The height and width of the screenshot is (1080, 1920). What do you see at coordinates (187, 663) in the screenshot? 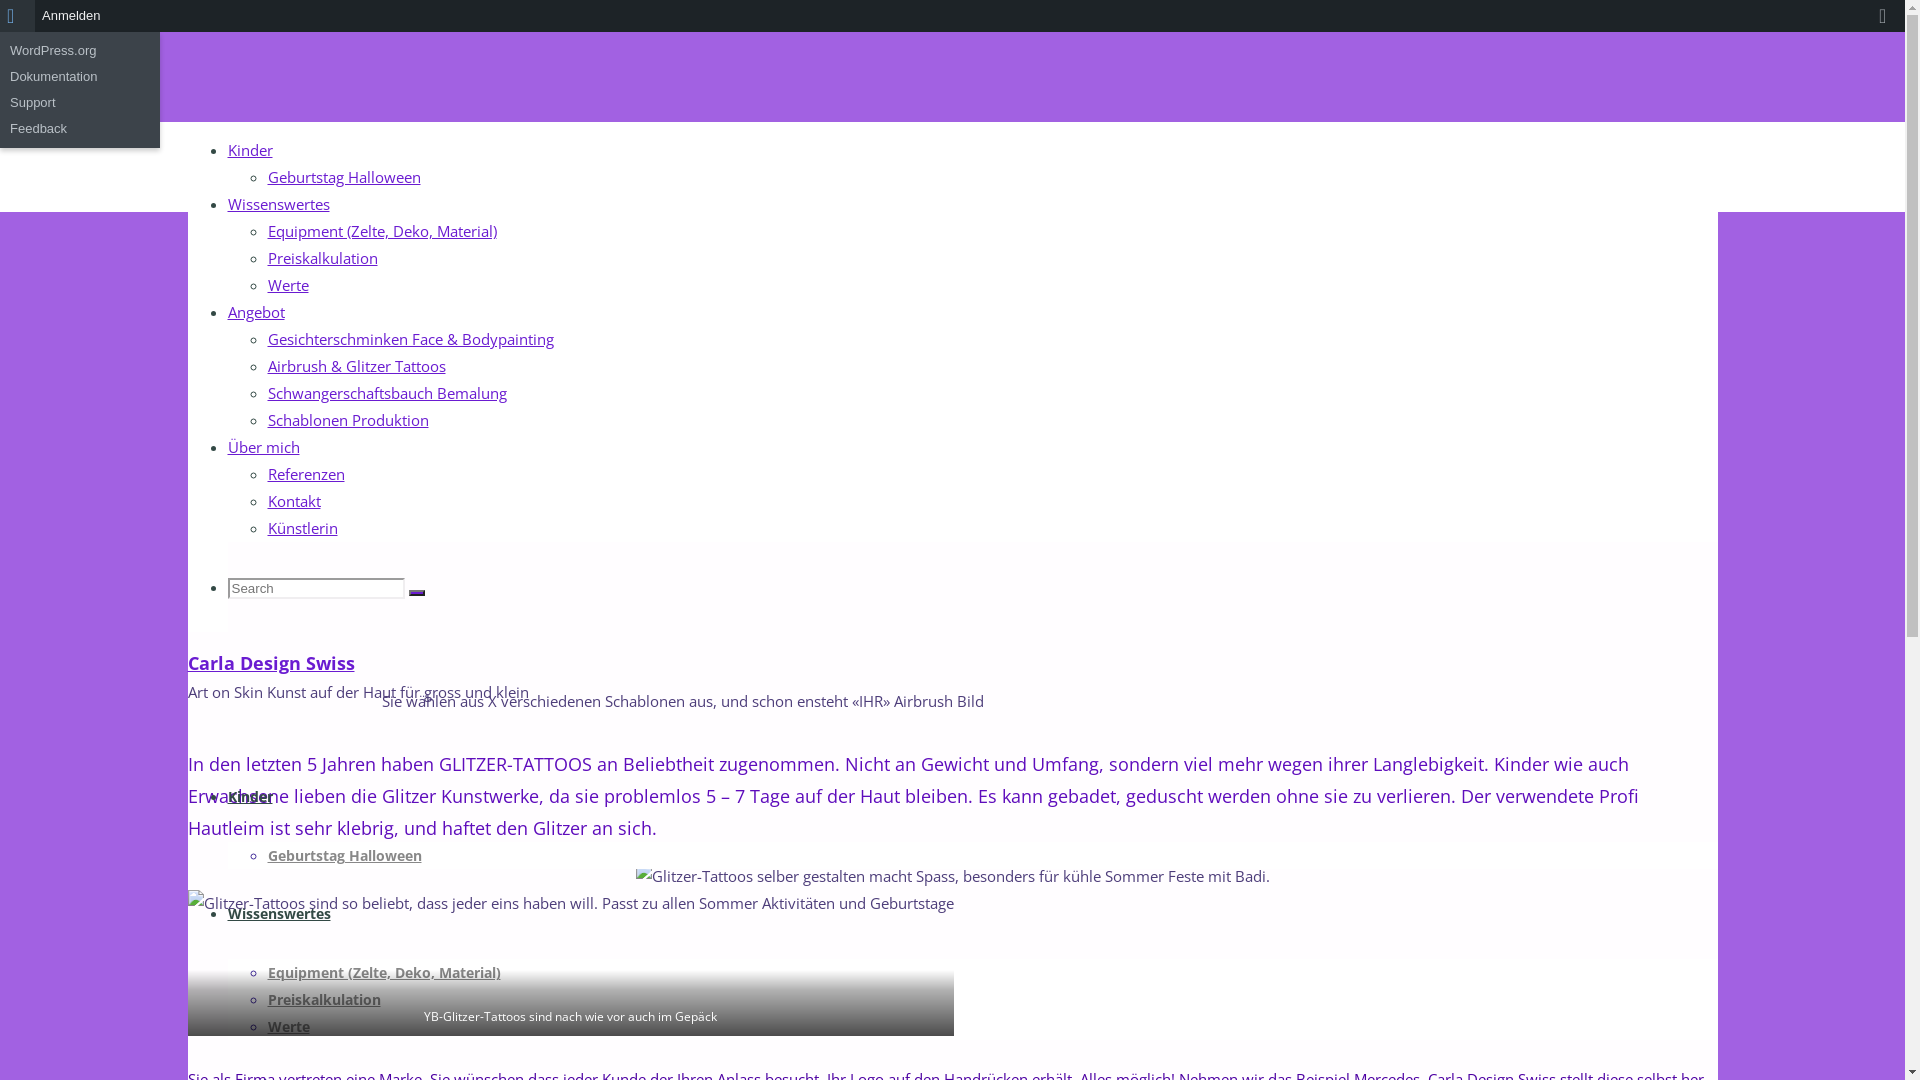
I see `'Carla Design Swiss'` at bounding box center [187, 663].